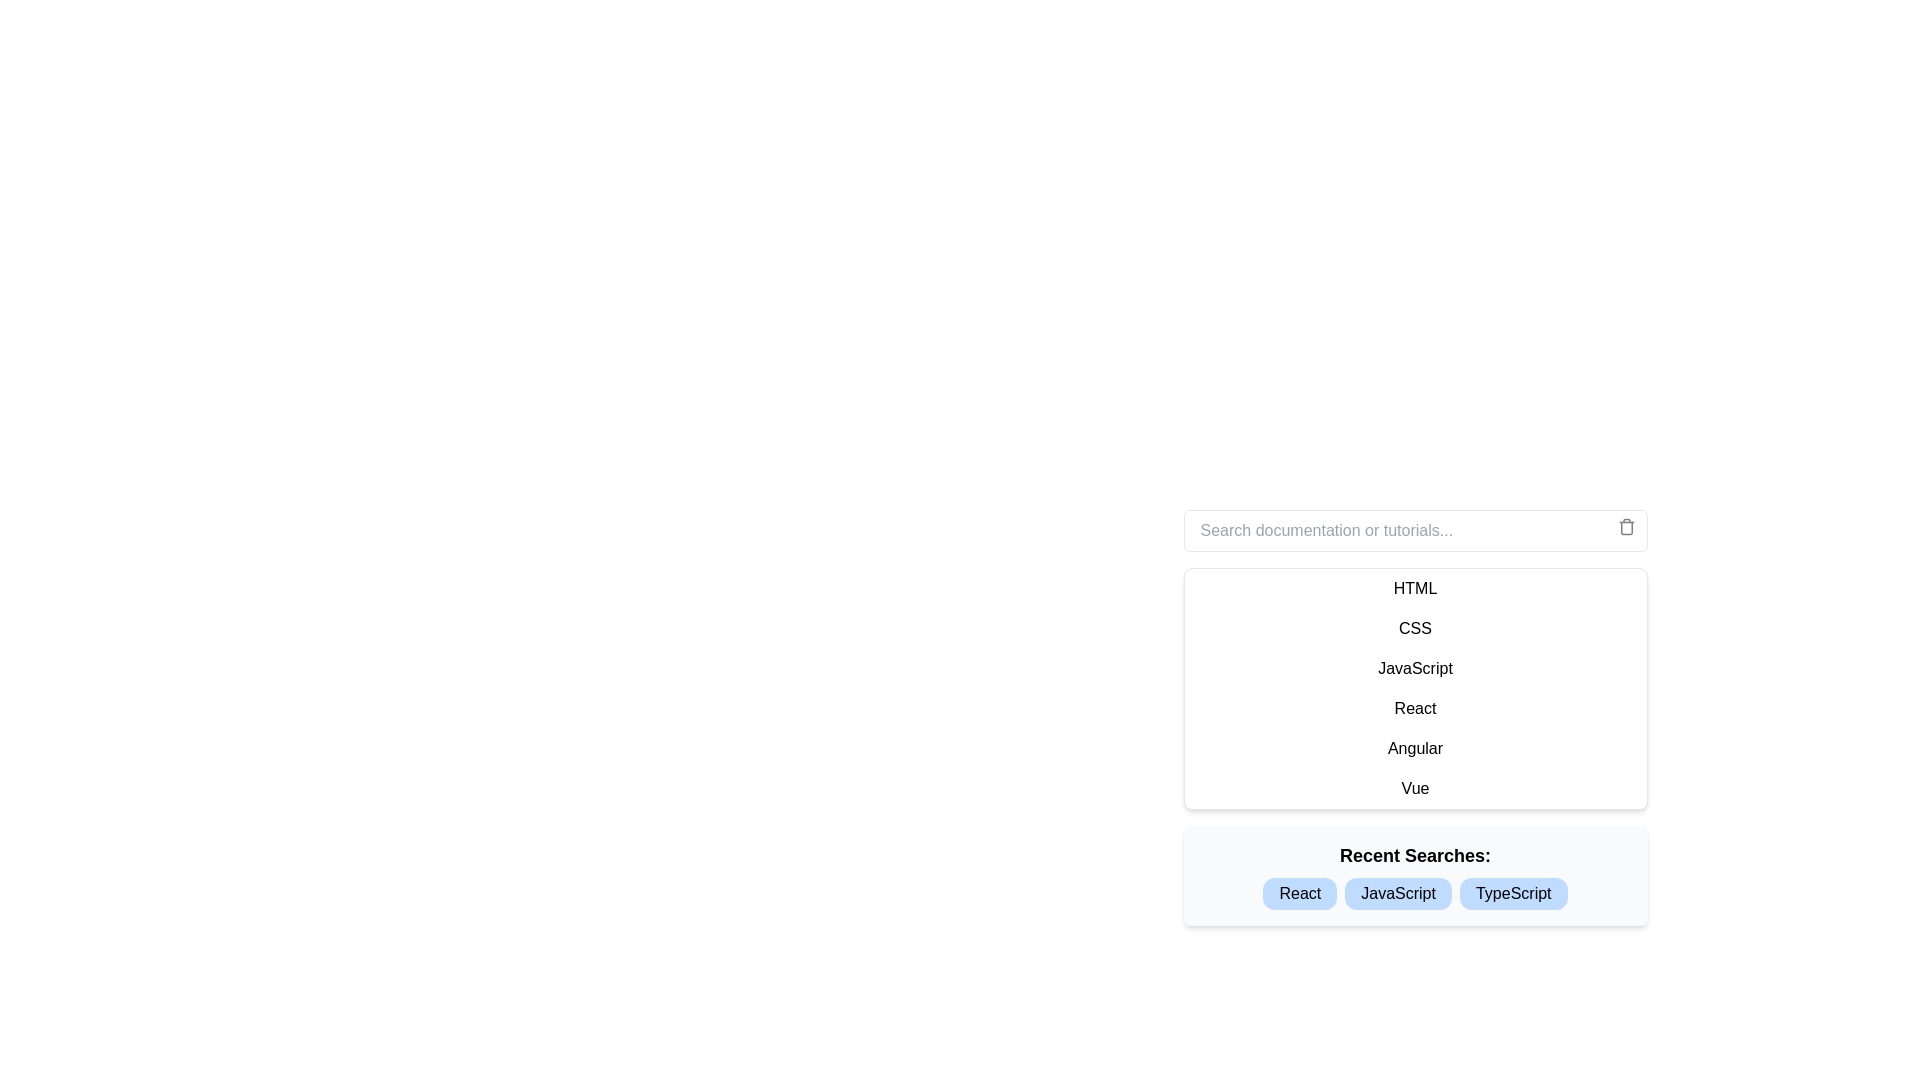 The width and height of the screenshot is (1920, 1080). Describe the element at coordinates (1513, 893) in the screenshot. I see `the search history button for 'TypeScript'` at that location.